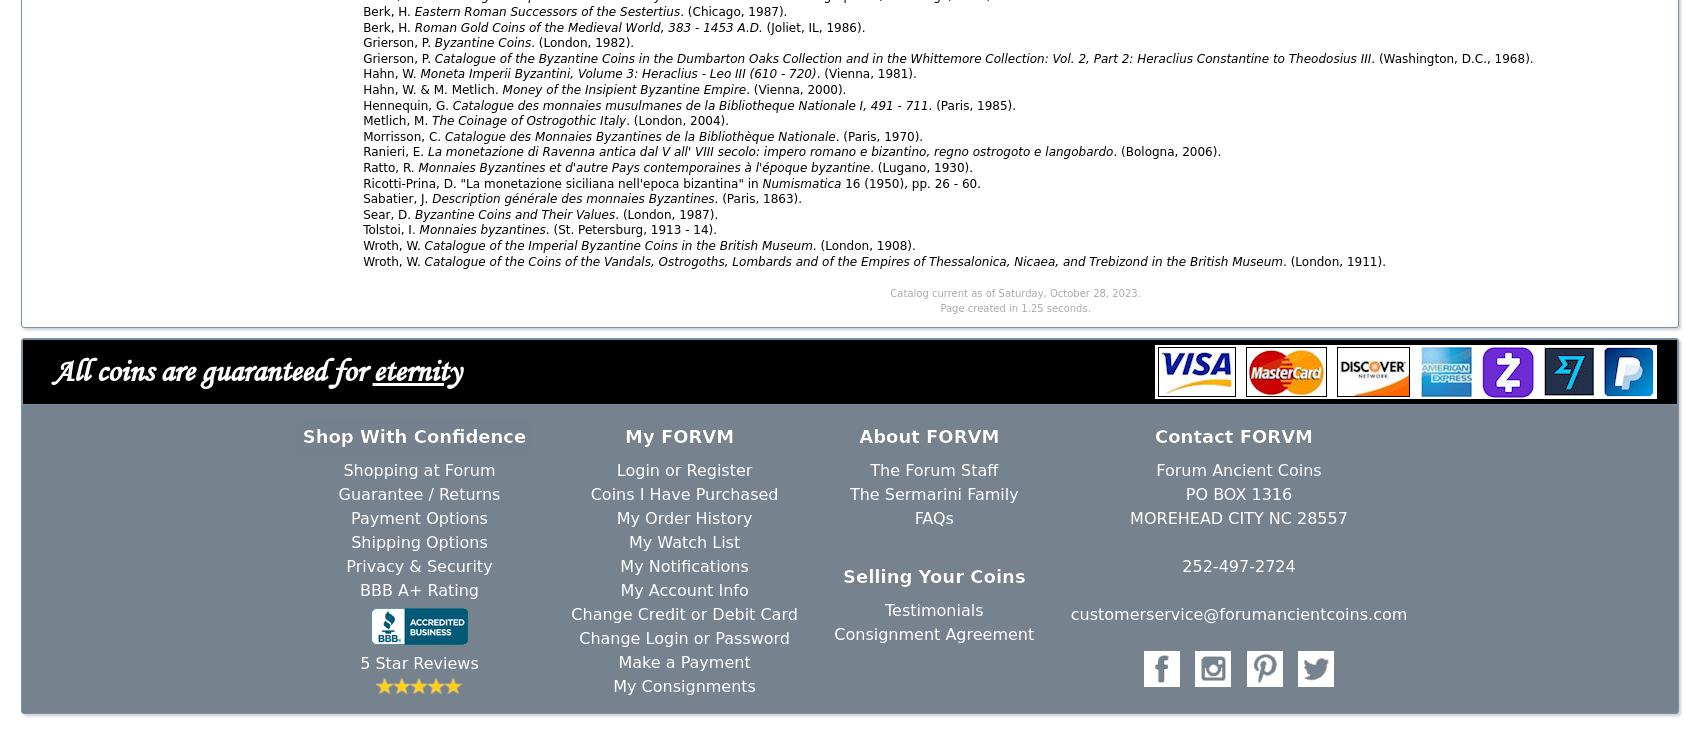  What do you see at coordinates (418, 230) in the screenshot?
I see `'Monnaies byzantines'` at bounding box center [418, 230].